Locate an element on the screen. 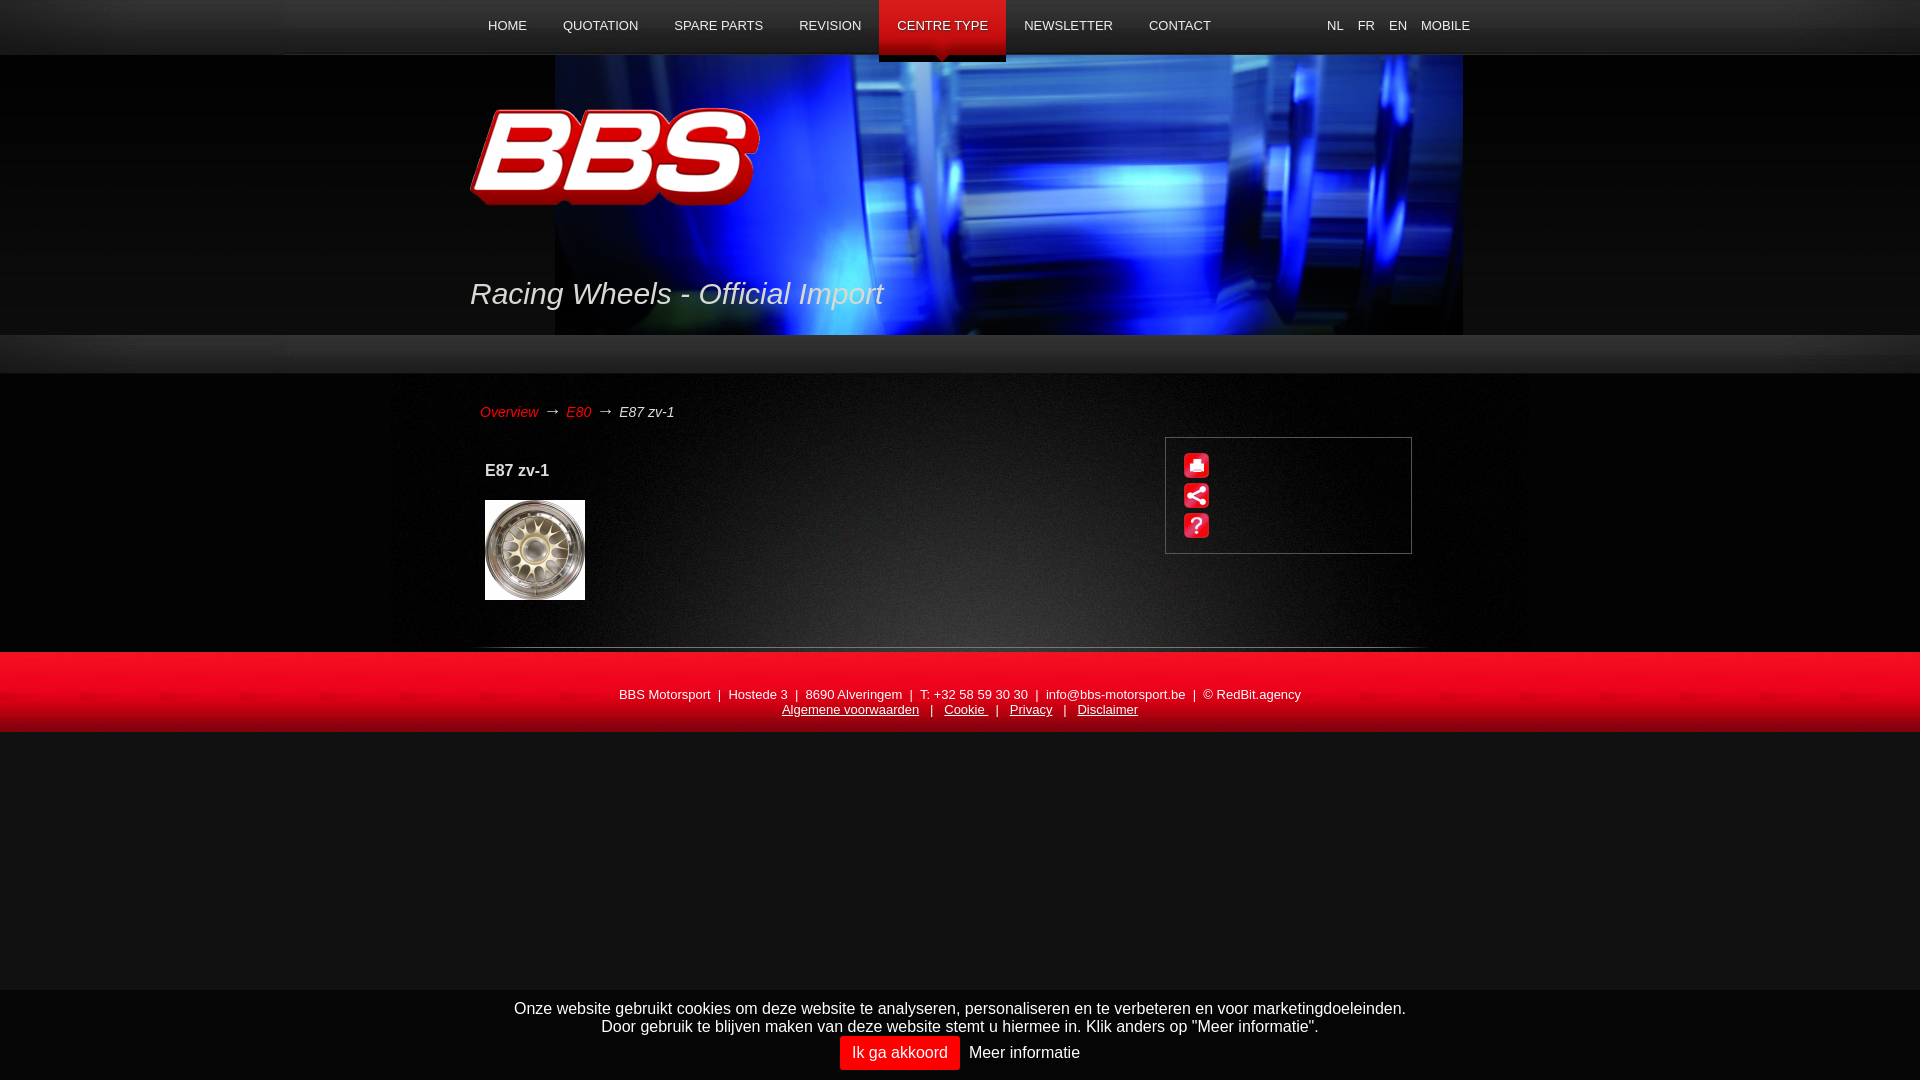 This screenshot has height=1080, width=1920. 'SPARE PARTS' is located at coordinates (718, 25).